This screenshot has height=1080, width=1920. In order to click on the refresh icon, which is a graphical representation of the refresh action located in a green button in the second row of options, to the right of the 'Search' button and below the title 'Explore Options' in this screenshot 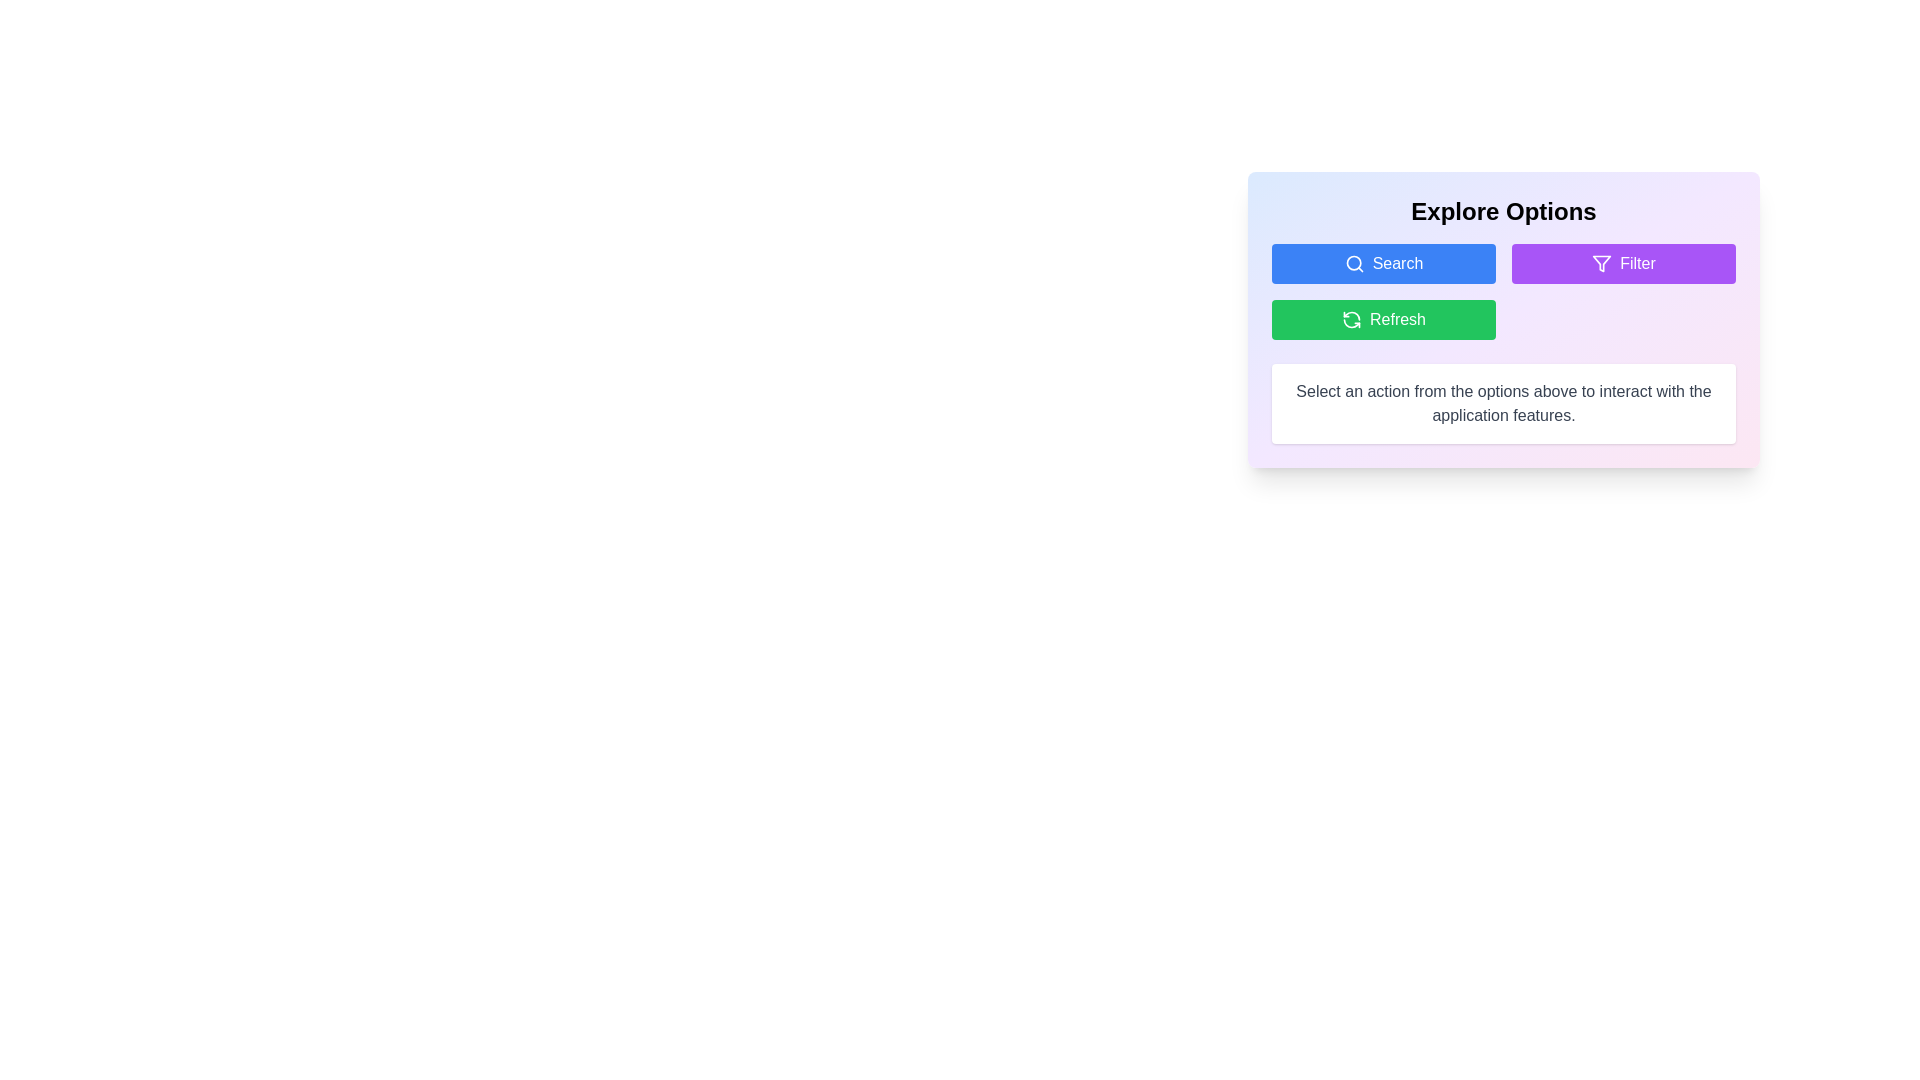, I will do `click(1352, 319)`.